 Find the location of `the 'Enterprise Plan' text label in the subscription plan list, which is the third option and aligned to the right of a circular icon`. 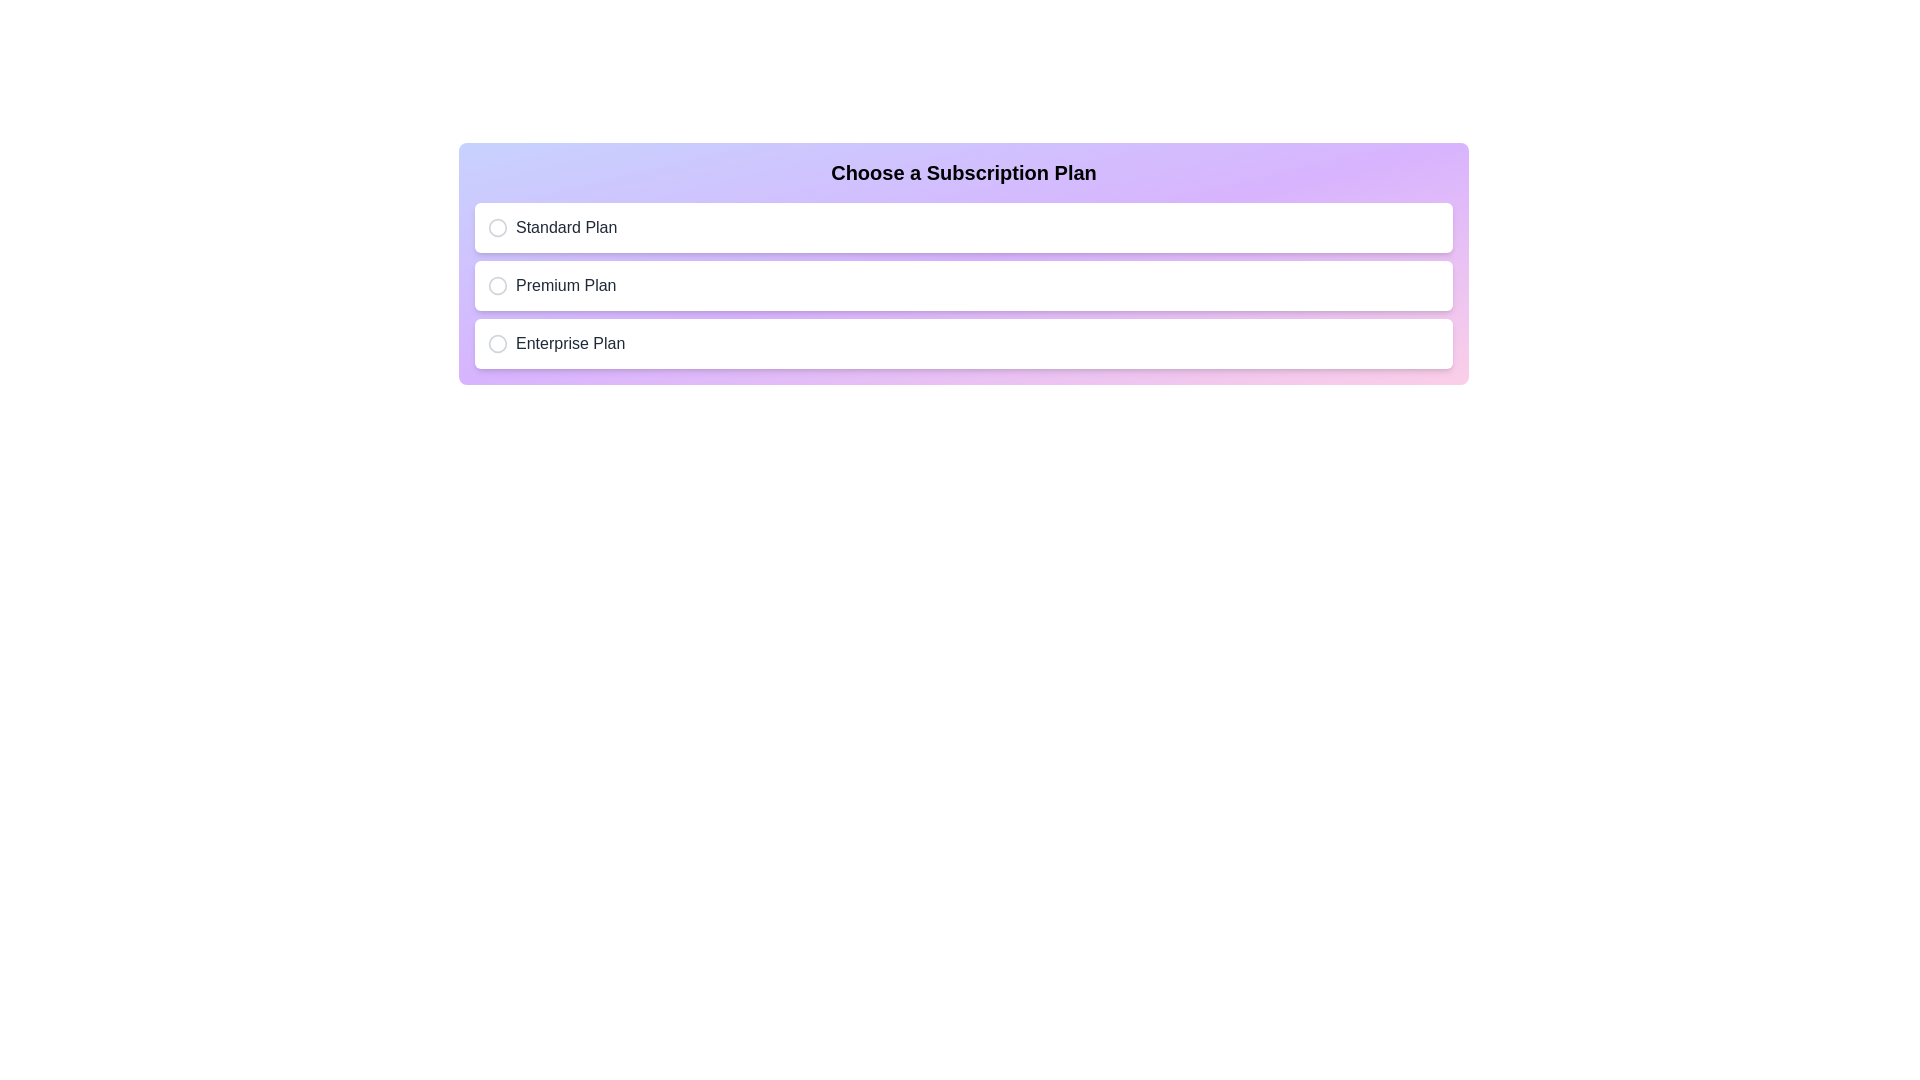

the 'Enterprise Plan' text label in the subscription plan list, which is the third option and aligned to the right of a circular icon is located at coordinates (569, 342).